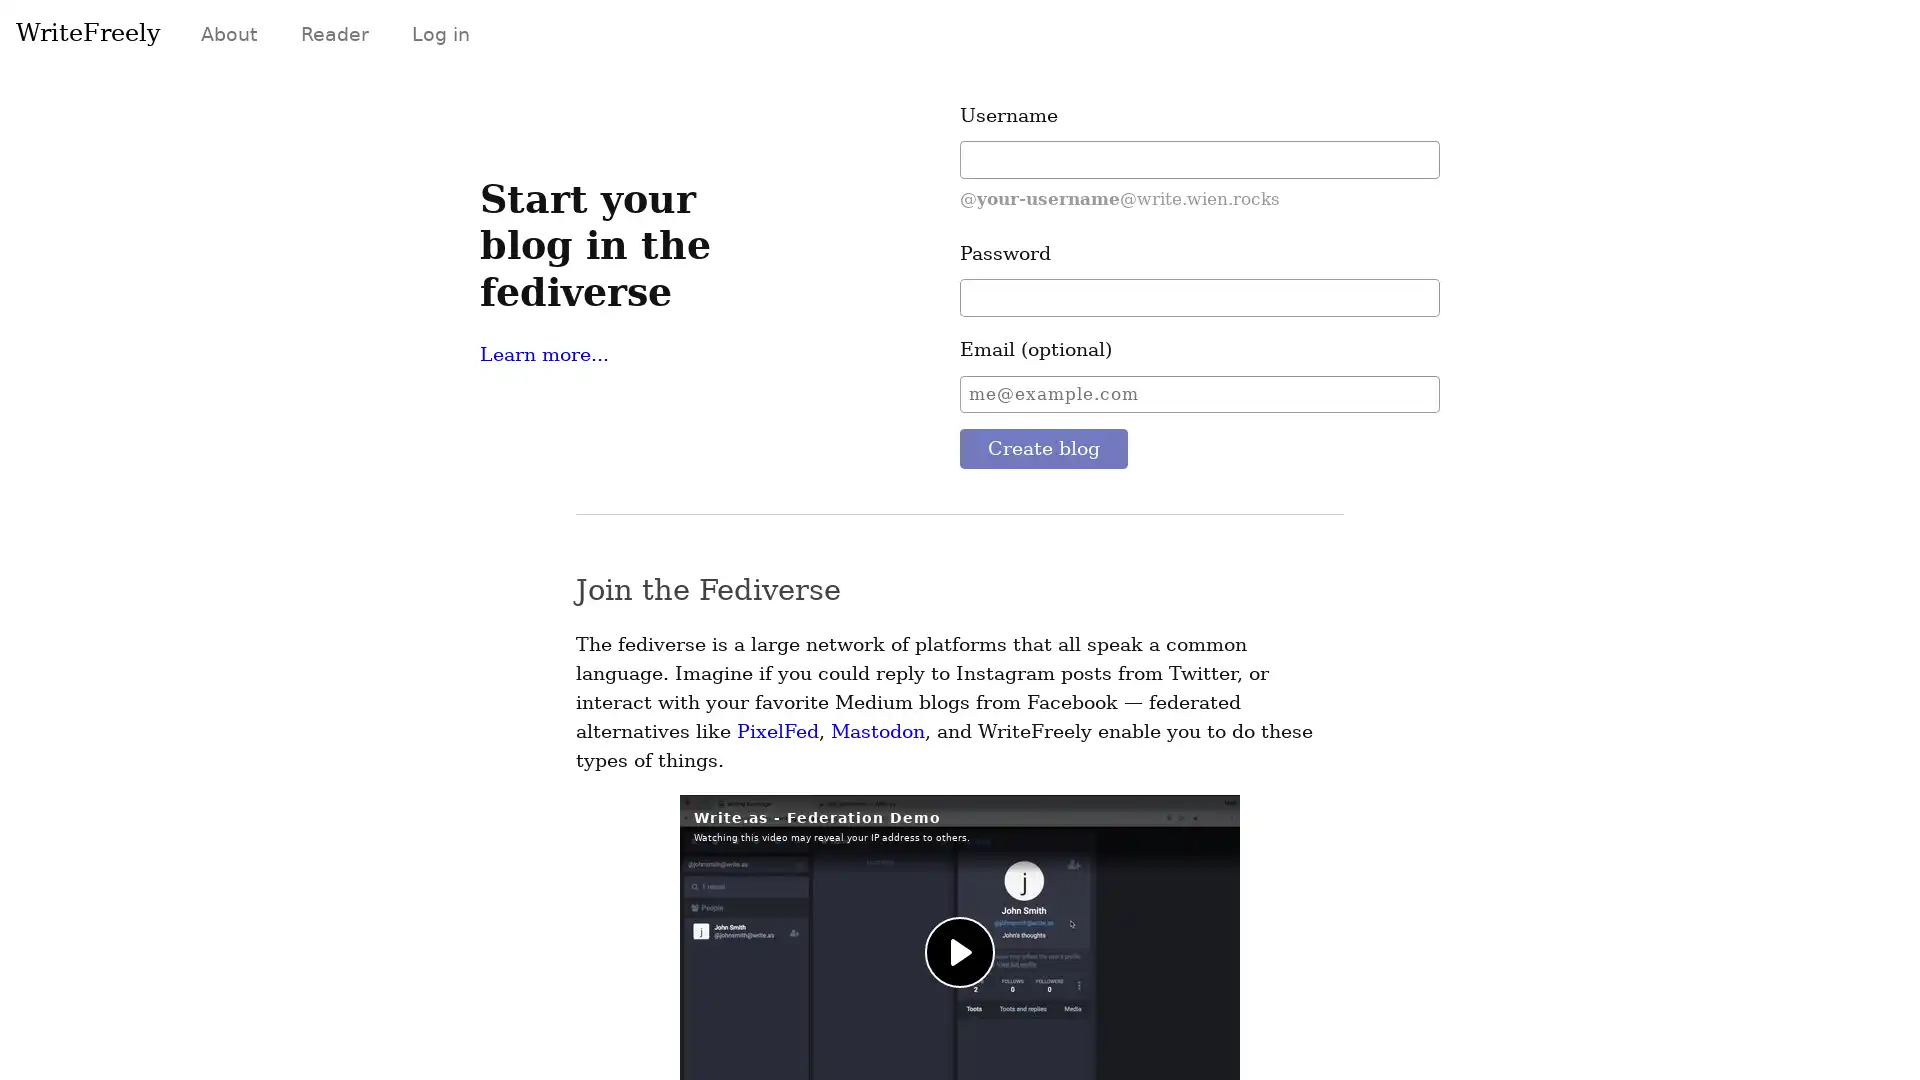 This screenshot has width=1920, height=1080. What do you see at coordinates (1043, 450) in the screenshot?
I see `Create blog` at bounding box center [1043, 450].